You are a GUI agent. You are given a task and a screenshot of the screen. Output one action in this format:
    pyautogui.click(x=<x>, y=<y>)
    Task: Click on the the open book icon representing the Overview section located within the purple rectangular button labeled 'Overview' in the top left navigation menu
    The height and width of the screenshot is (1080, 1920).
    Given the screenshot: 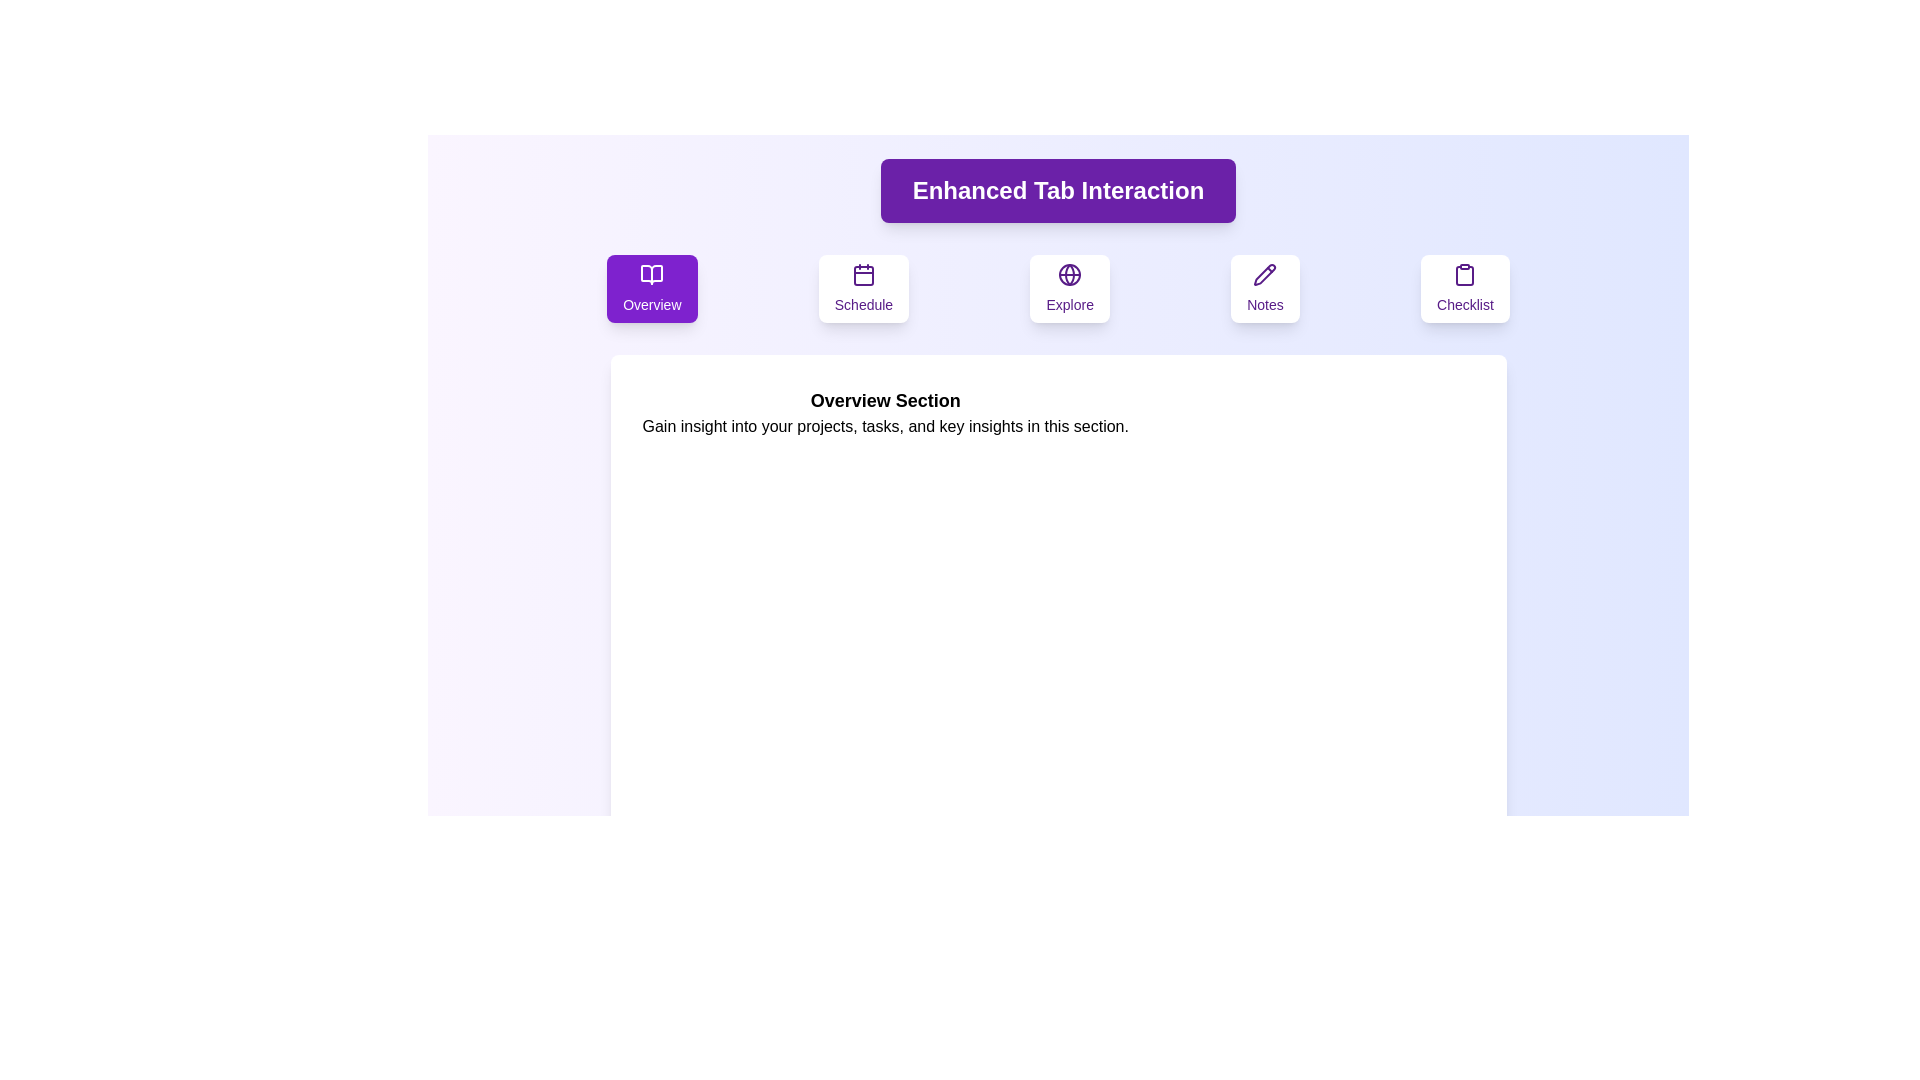 What is the action you would take?
    pyautogui.click(x=652, y=274)
    